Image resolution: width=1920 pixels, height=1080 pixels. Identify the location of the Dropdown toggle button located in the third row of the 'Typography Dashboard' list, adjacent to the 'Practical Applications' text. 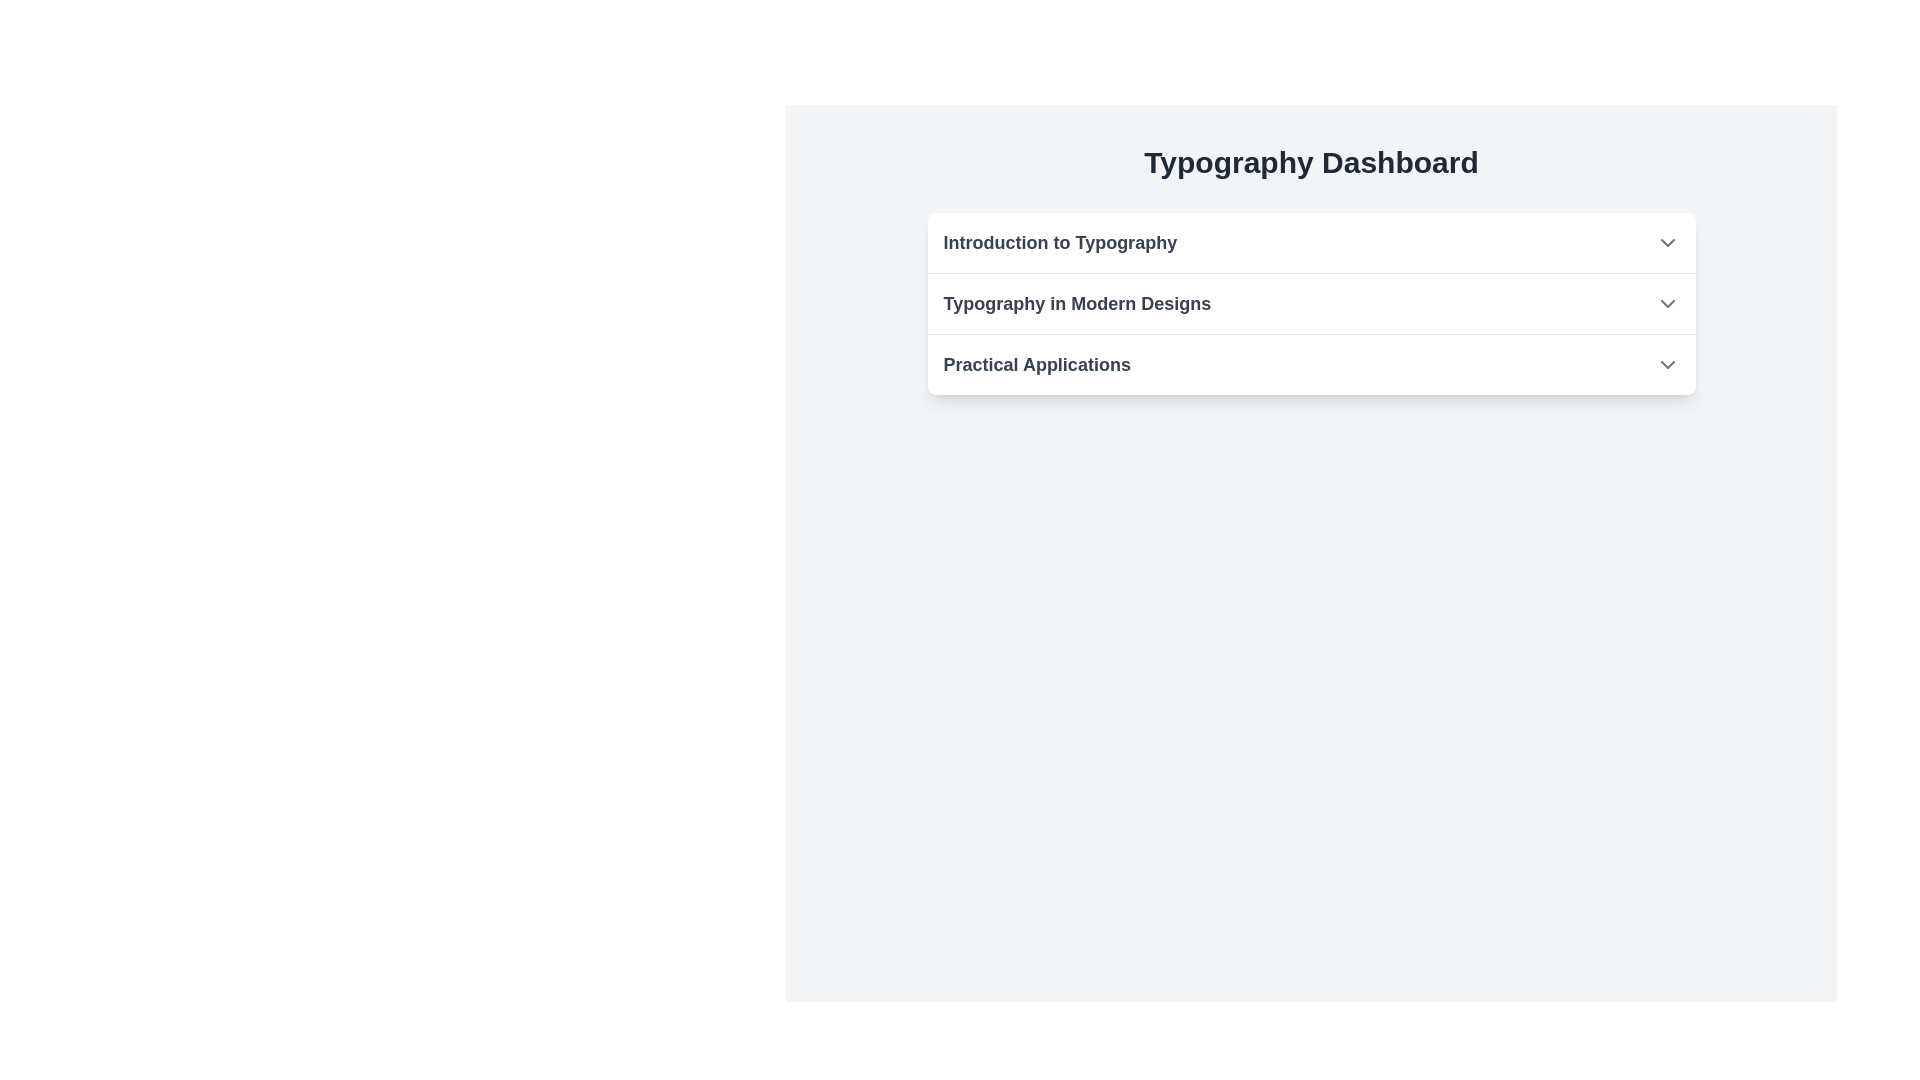
(1667, 365).